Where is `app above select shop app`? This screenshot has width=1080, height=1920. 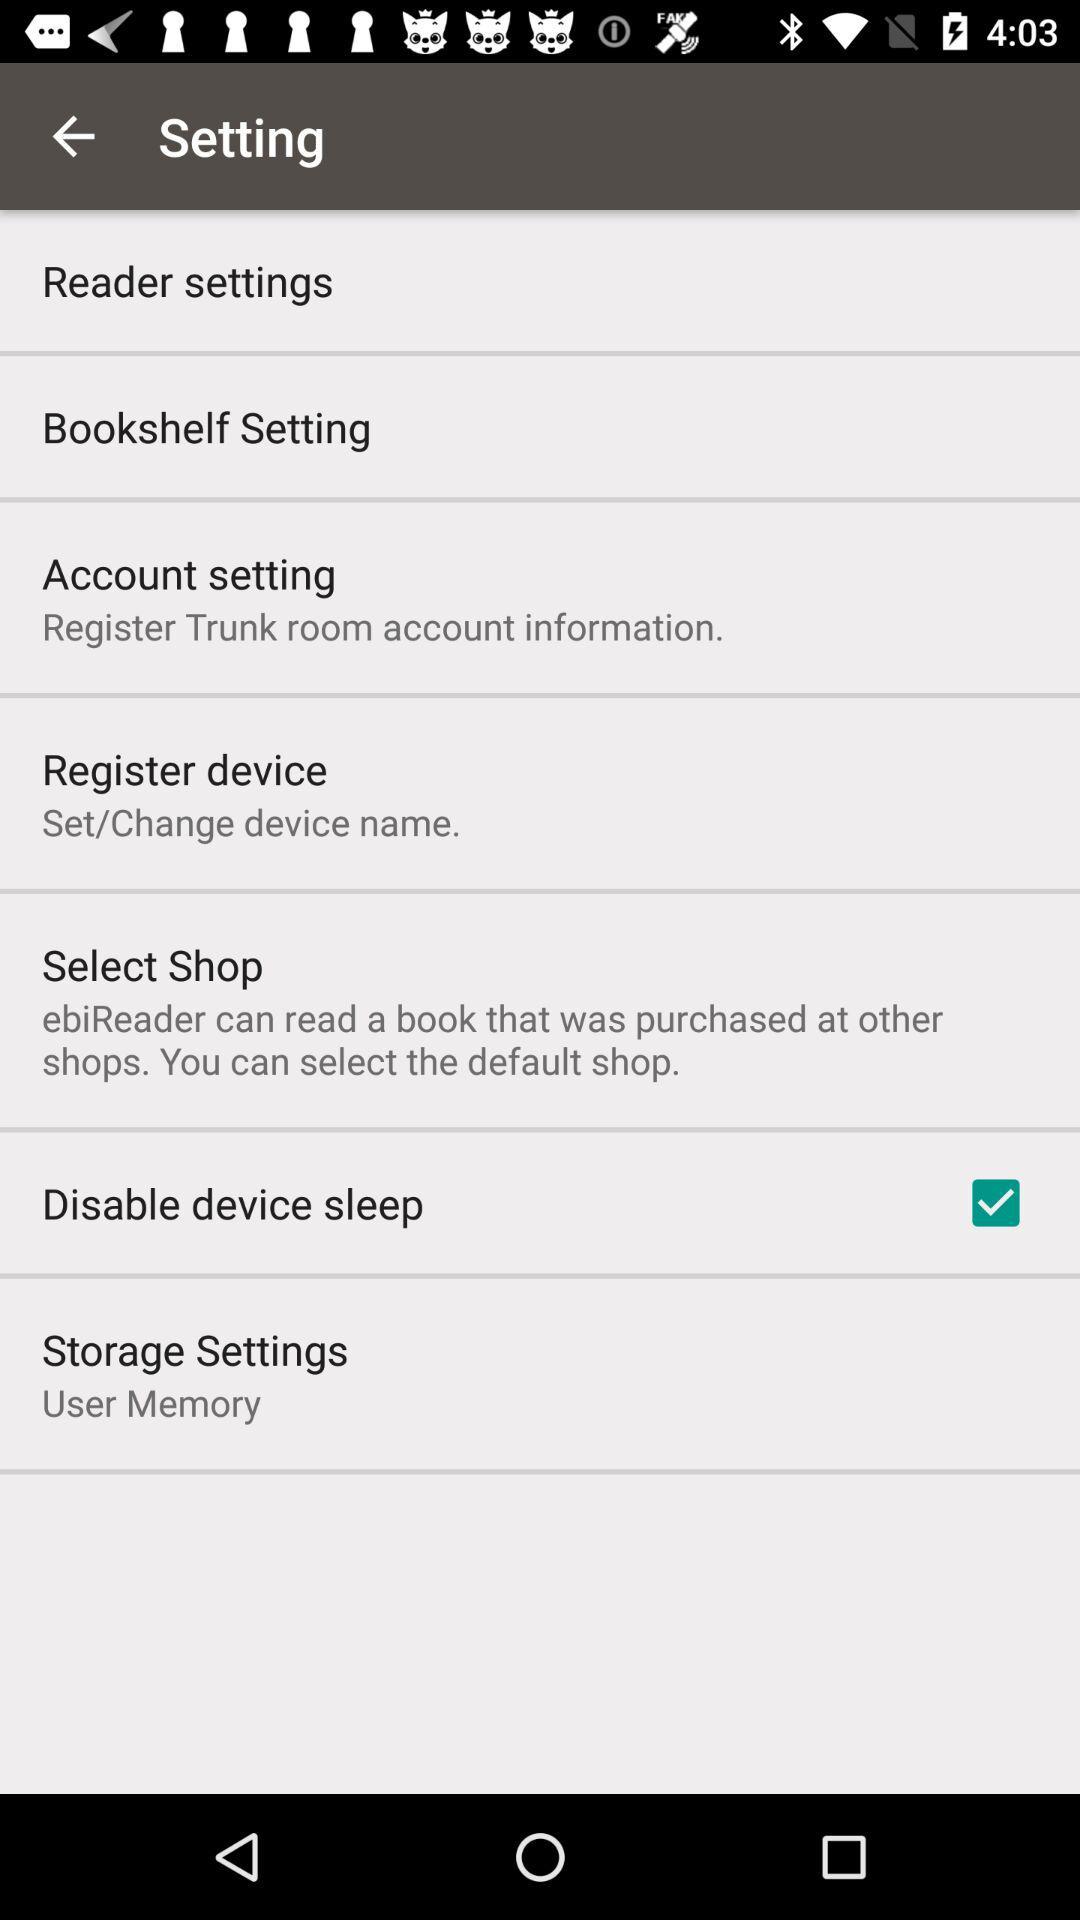
app above select shop app is located at coordinates (250, 821).